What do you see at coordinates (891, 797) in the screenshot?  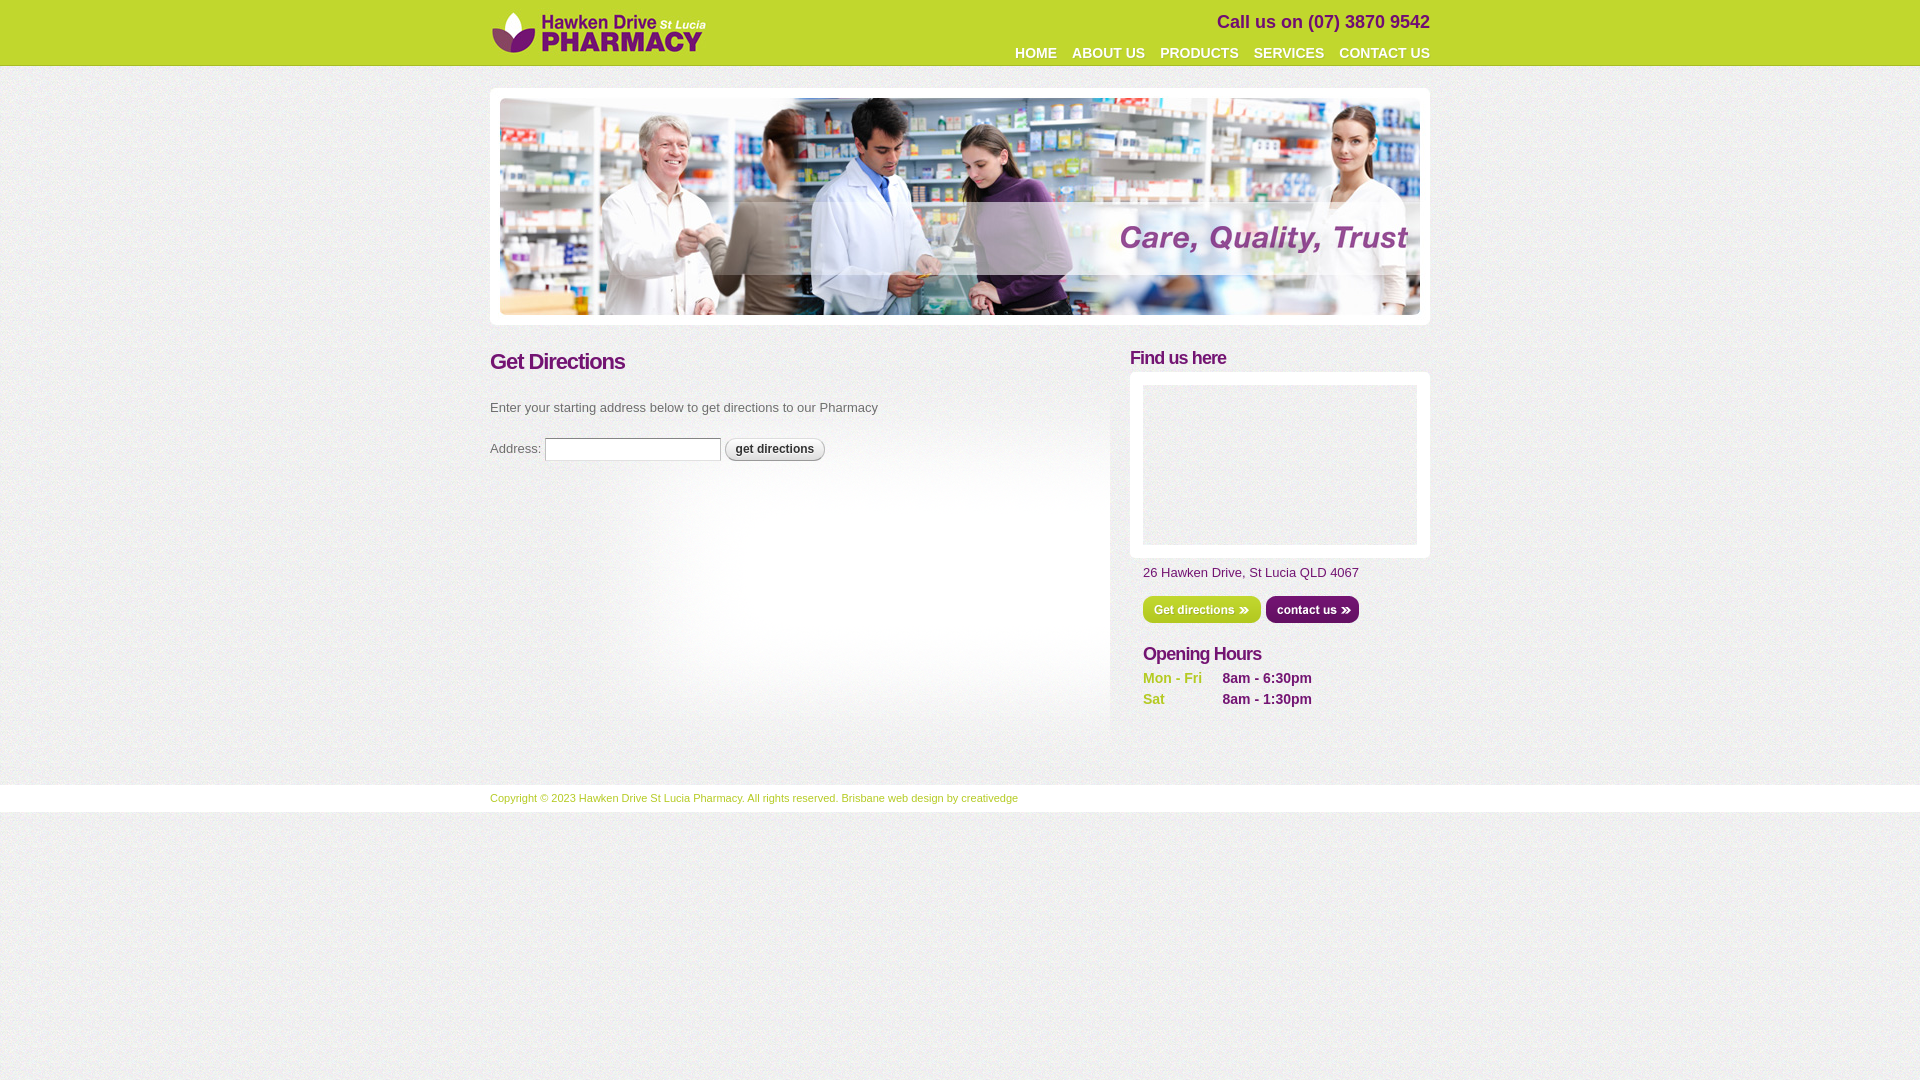 I see `'Brisbane web design'` at bounding box center [891, 797].